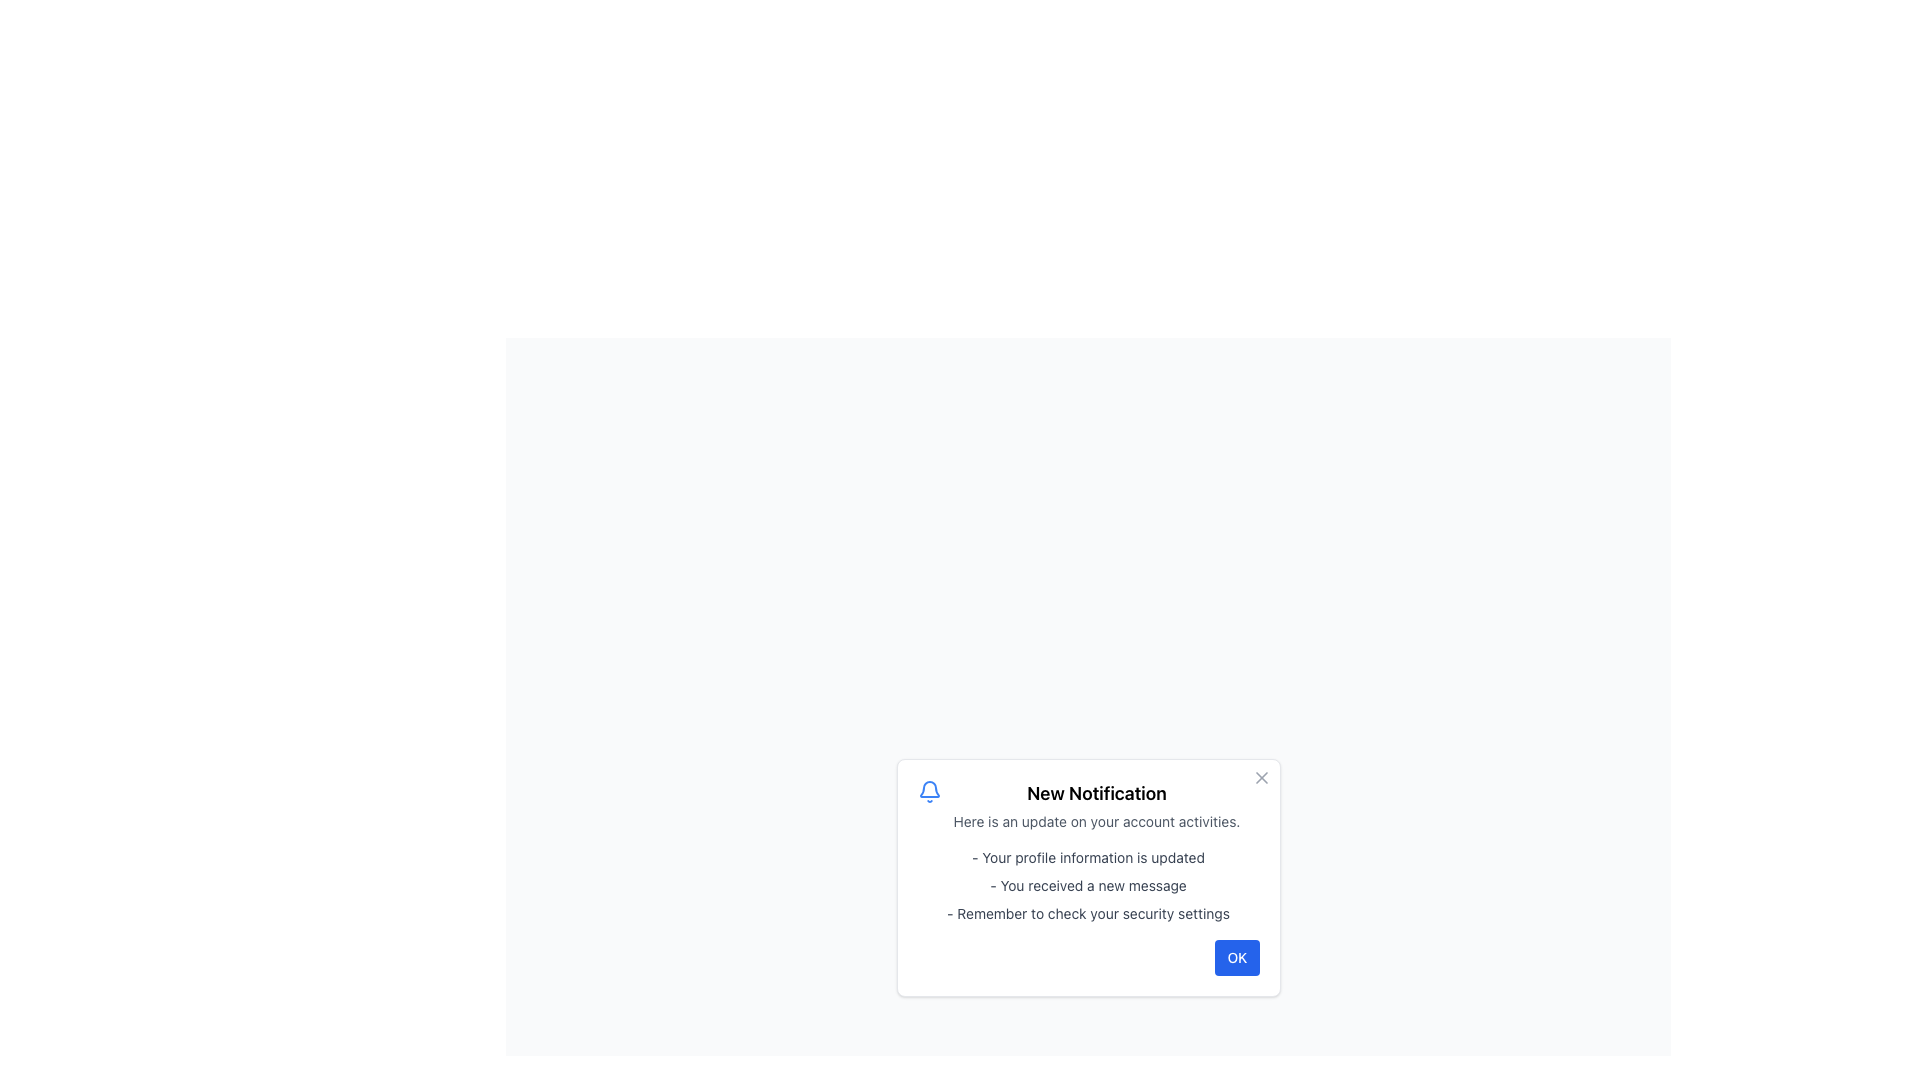 The image size is (1920, 1080). What do you see at coordinates (928, 788) in the screenshot?
I see `the bell icon with a blue stroke located to the left of the 'New Notification' title in the modal dialog box` at bounding box center [928, 788].